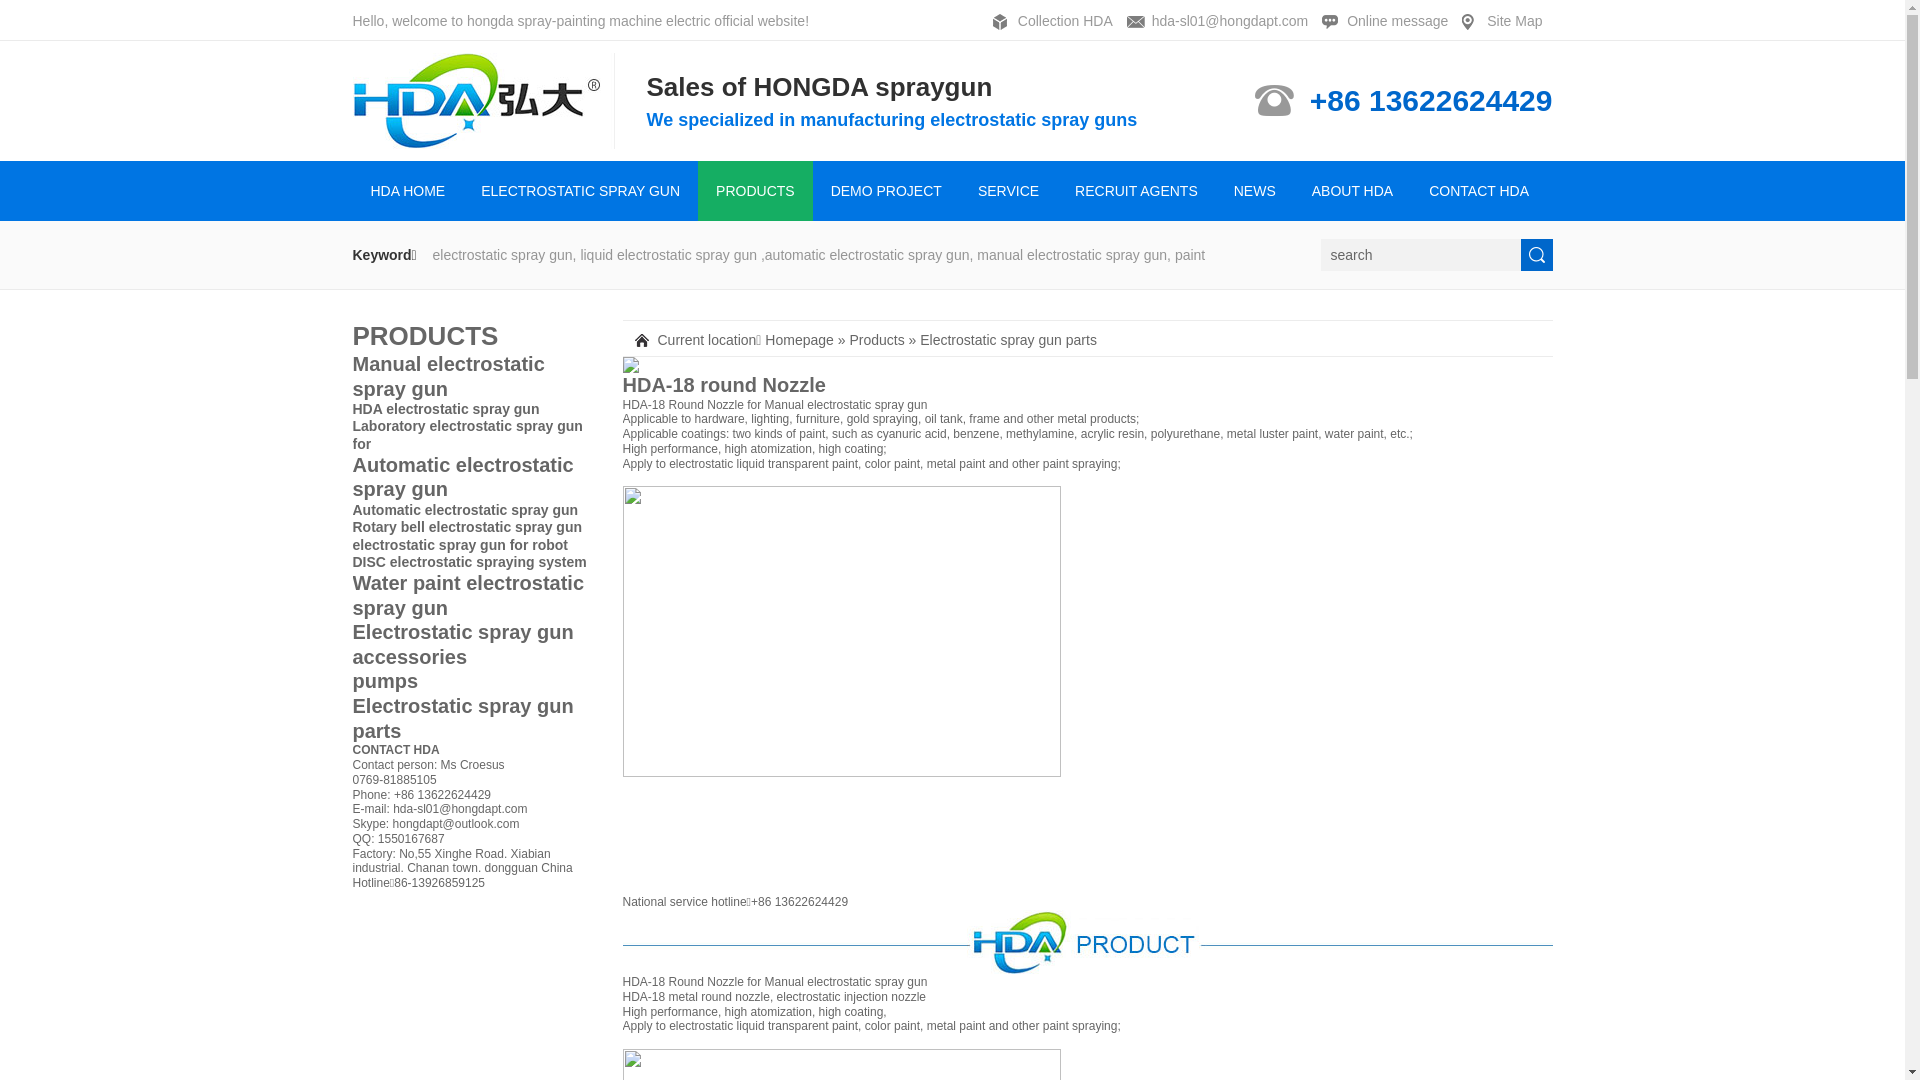  I want to click on 'Site Map', so click(1507, 21).